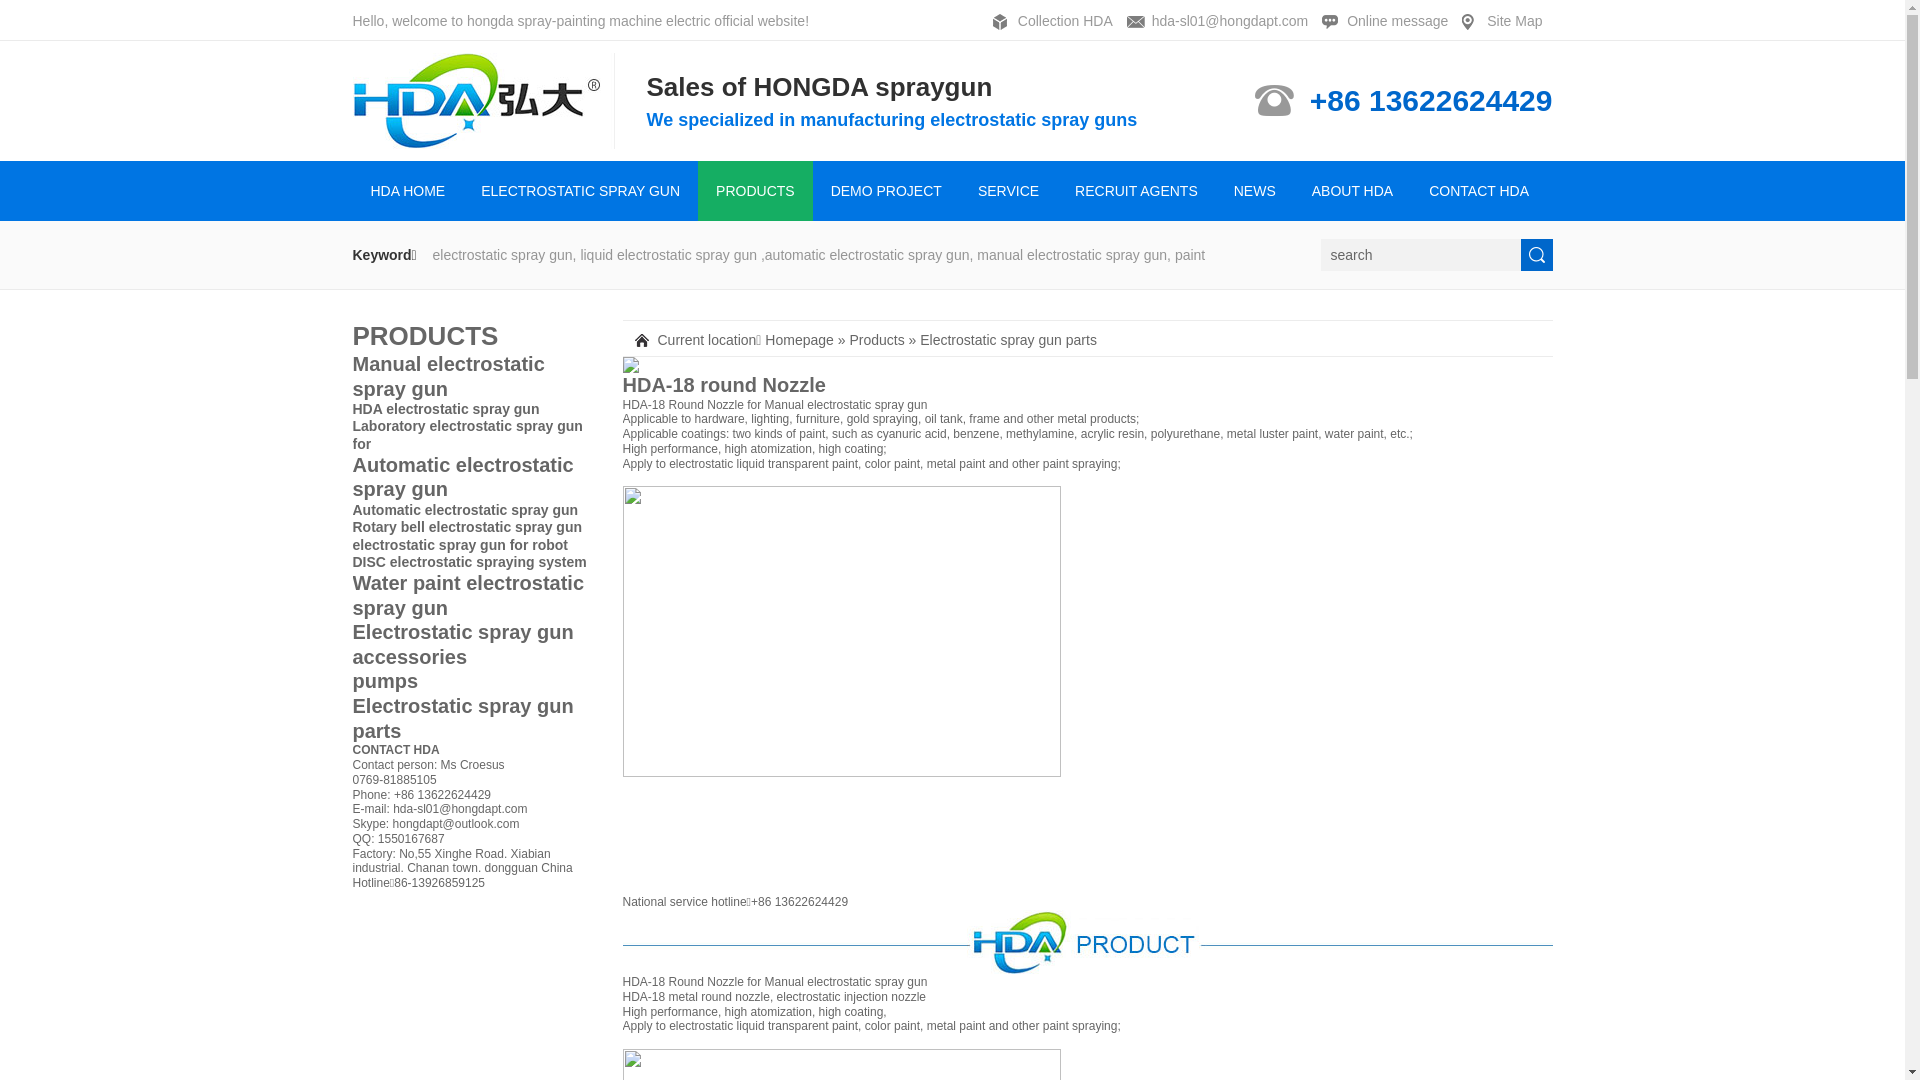  I want to click on 'Site Map', so click(1507, 21).